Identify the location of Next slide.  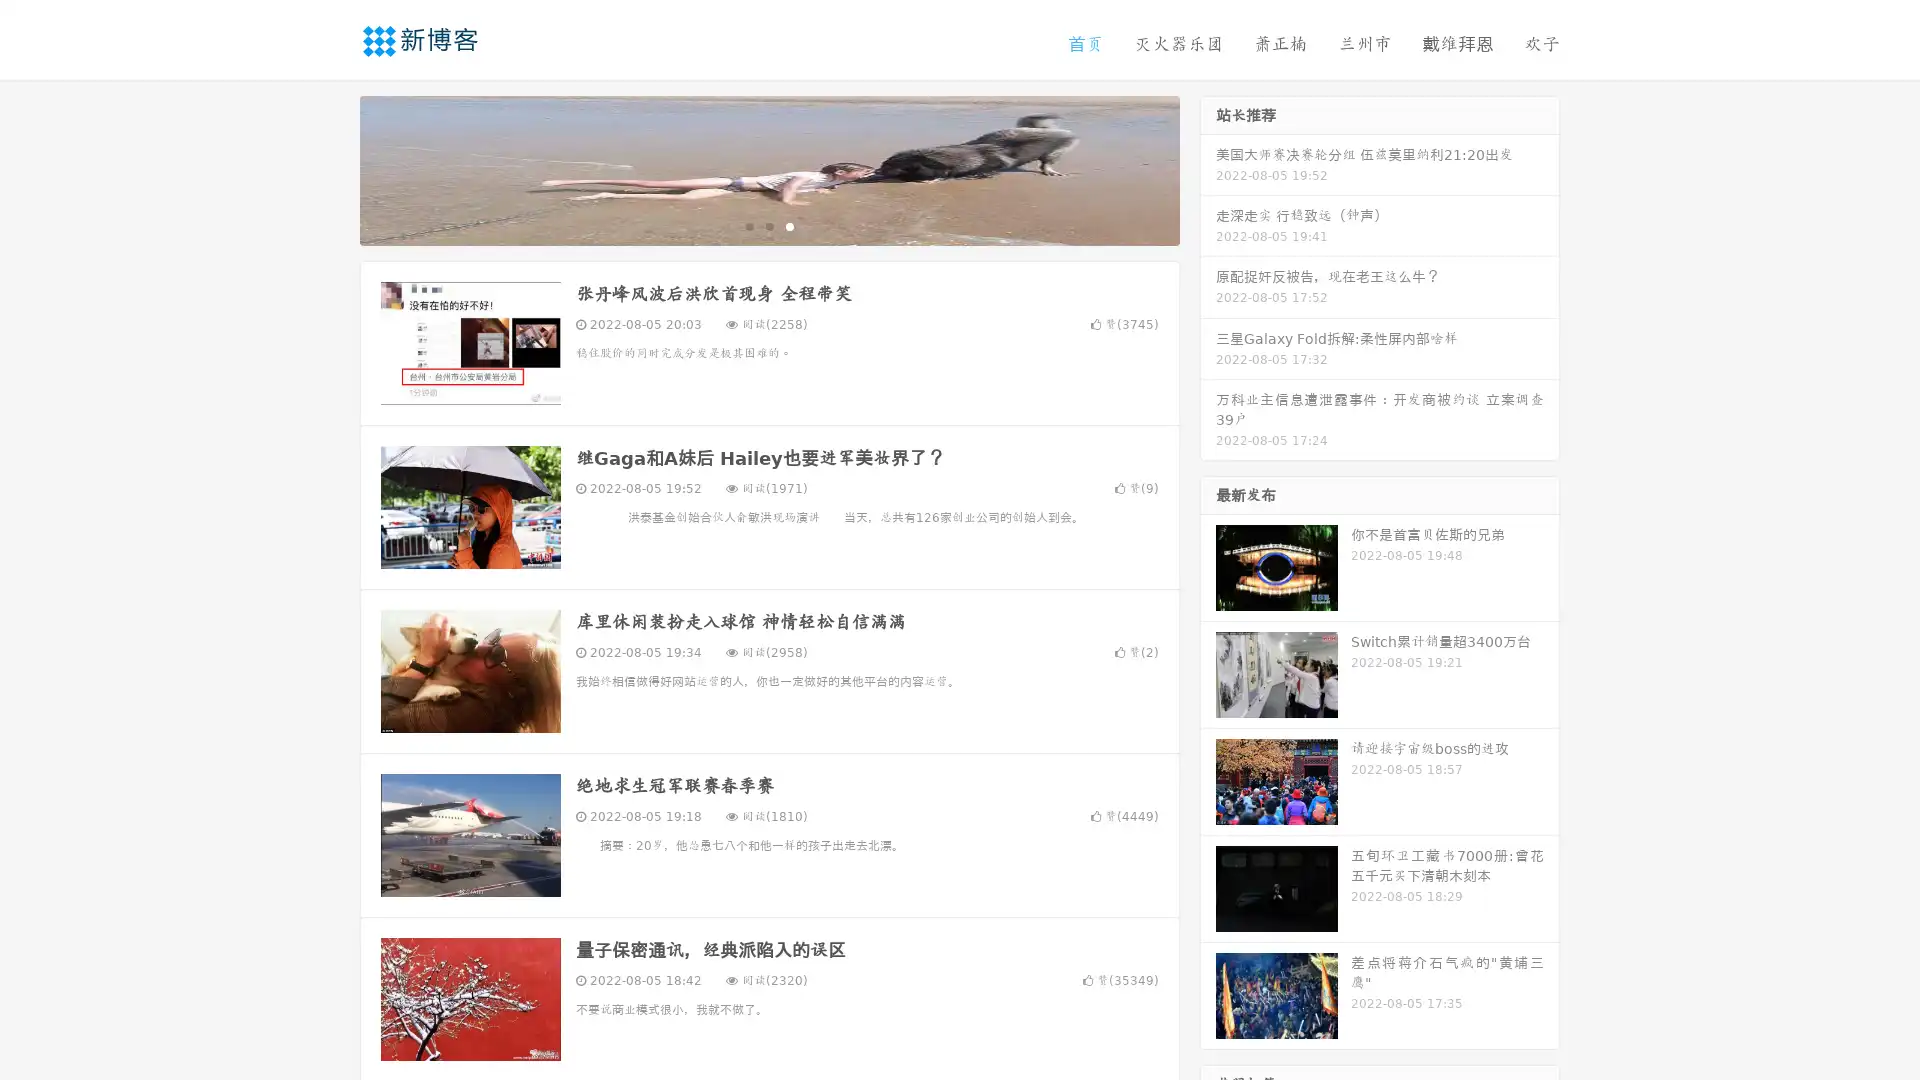
(1208, 168).